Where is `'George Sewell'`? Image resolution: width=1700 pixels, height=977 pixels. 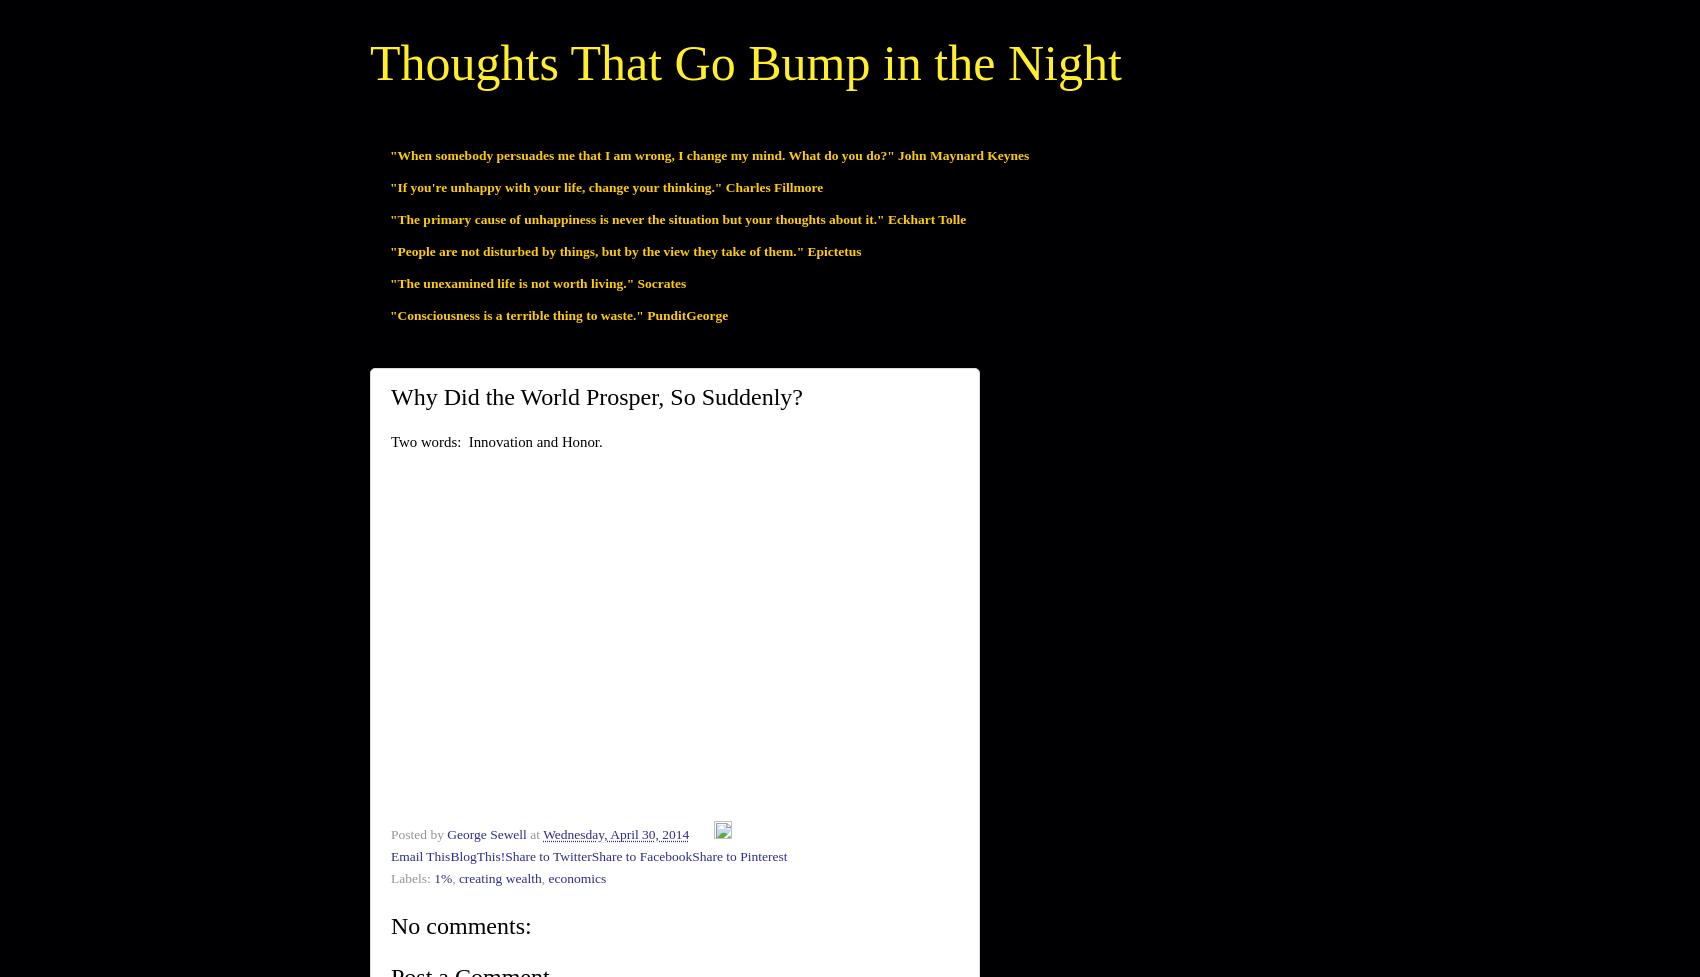 'George Sewell' is located at coordinates (486, 833).